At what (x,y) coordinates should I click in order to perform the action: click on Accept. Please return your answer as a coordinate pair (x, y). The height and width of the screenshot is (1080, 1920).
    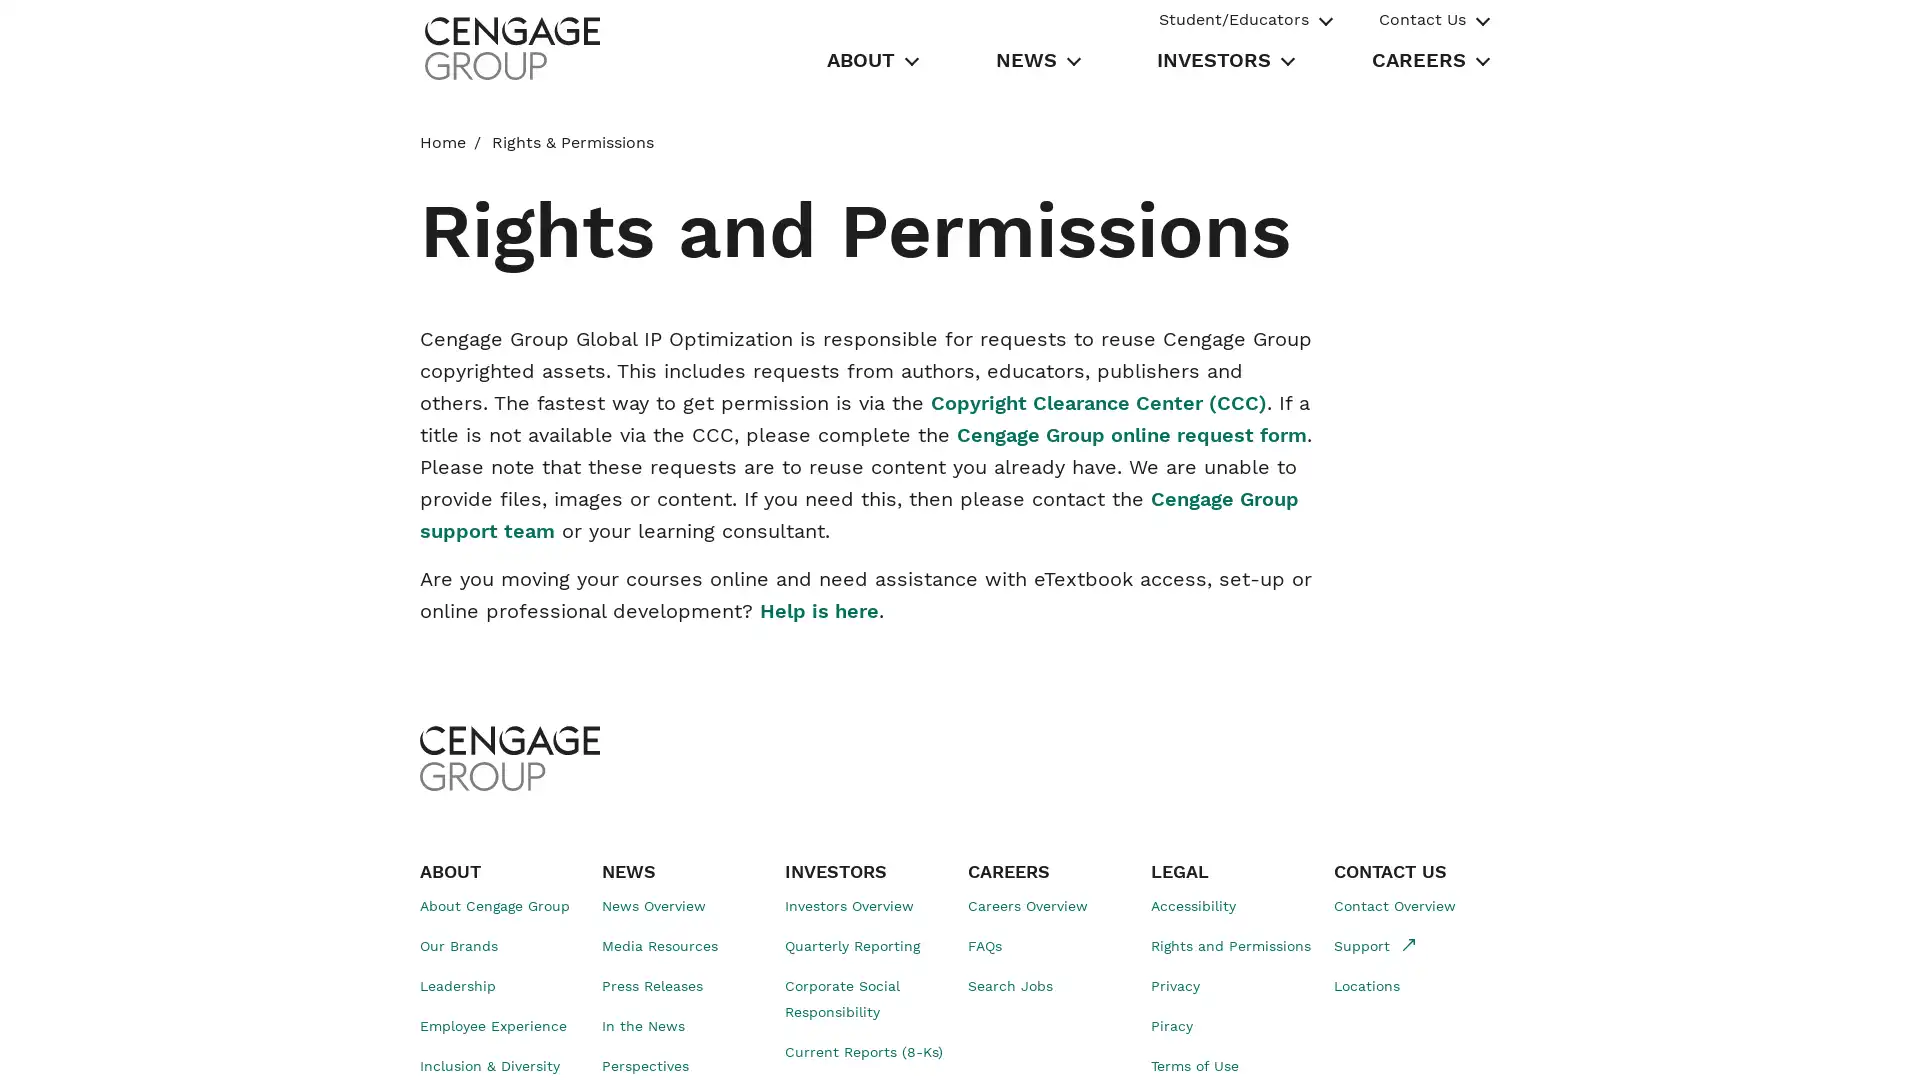
    Looking at the image, I should click on (1541, 1041).